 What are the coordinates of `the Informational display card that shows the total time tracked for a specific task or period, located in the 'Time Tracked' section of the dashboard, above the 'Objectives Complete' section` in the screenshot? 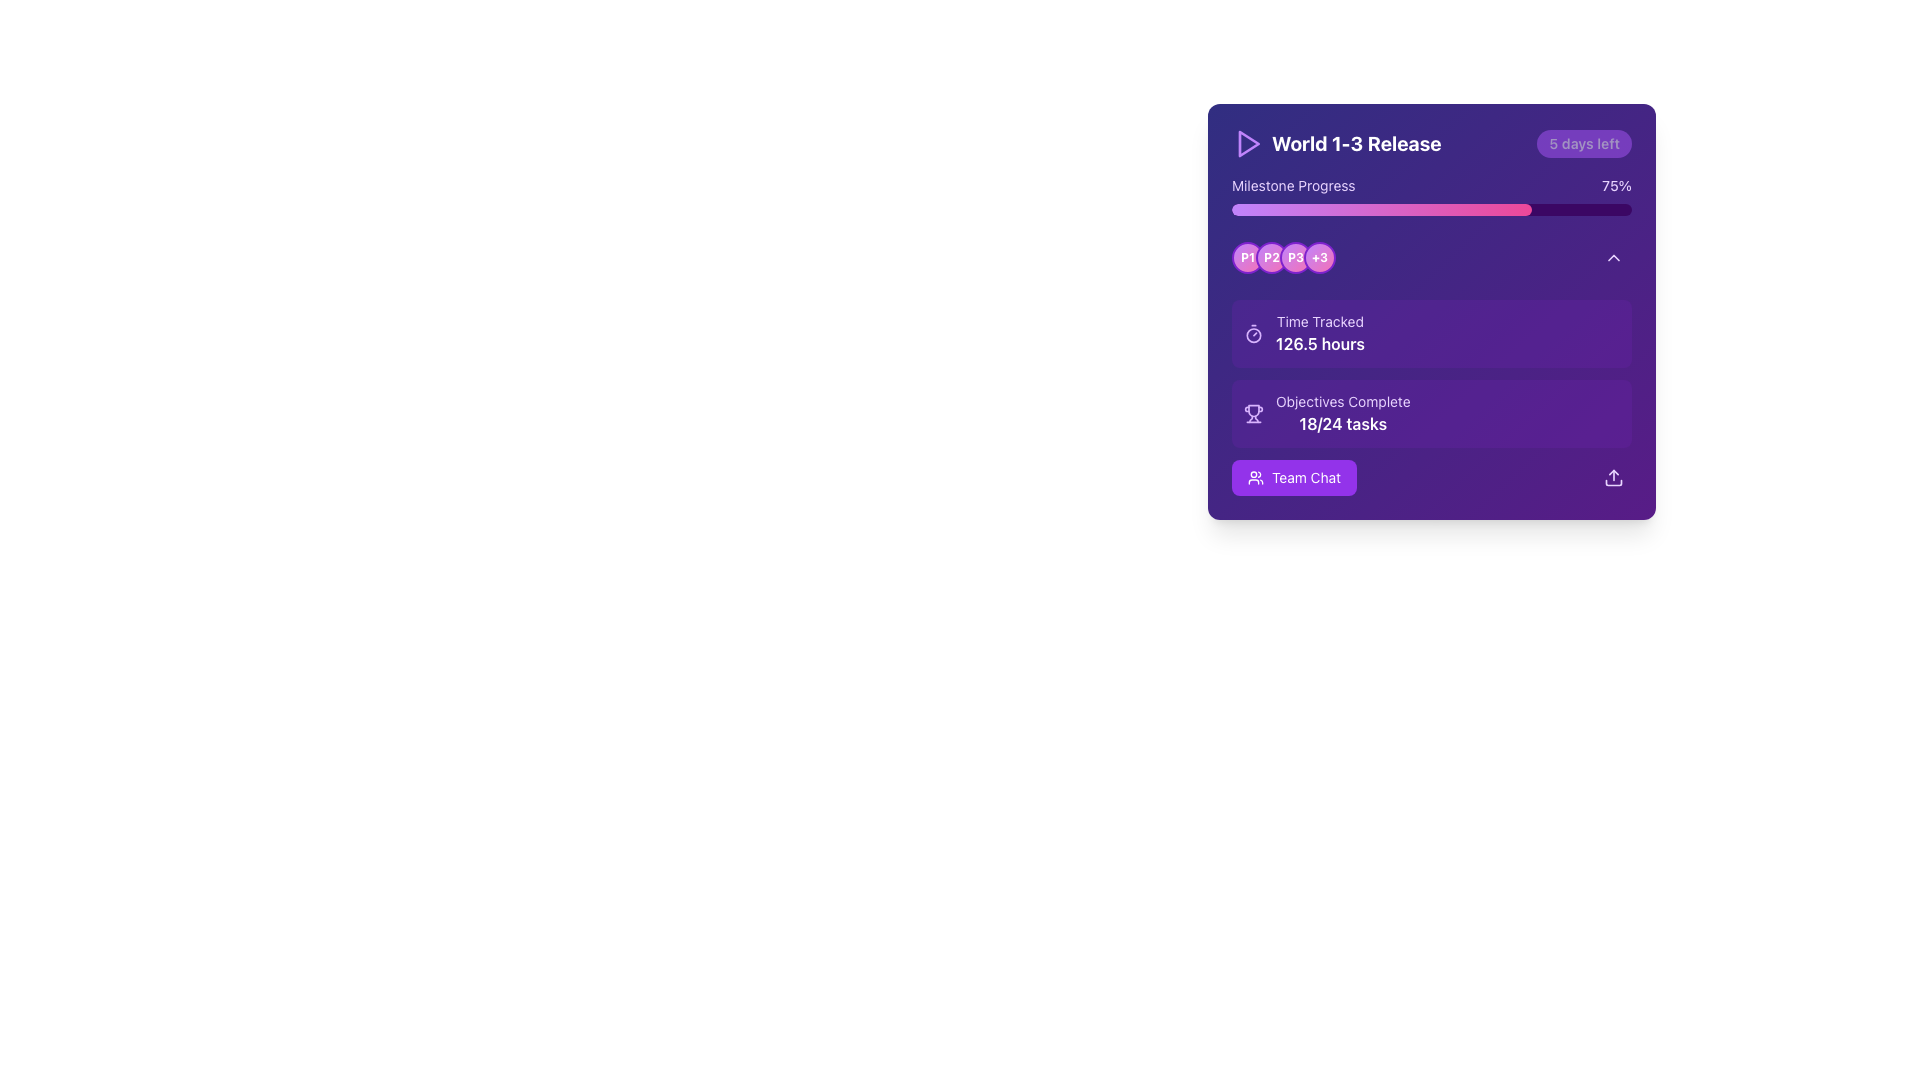 It's located at (1430, 333).